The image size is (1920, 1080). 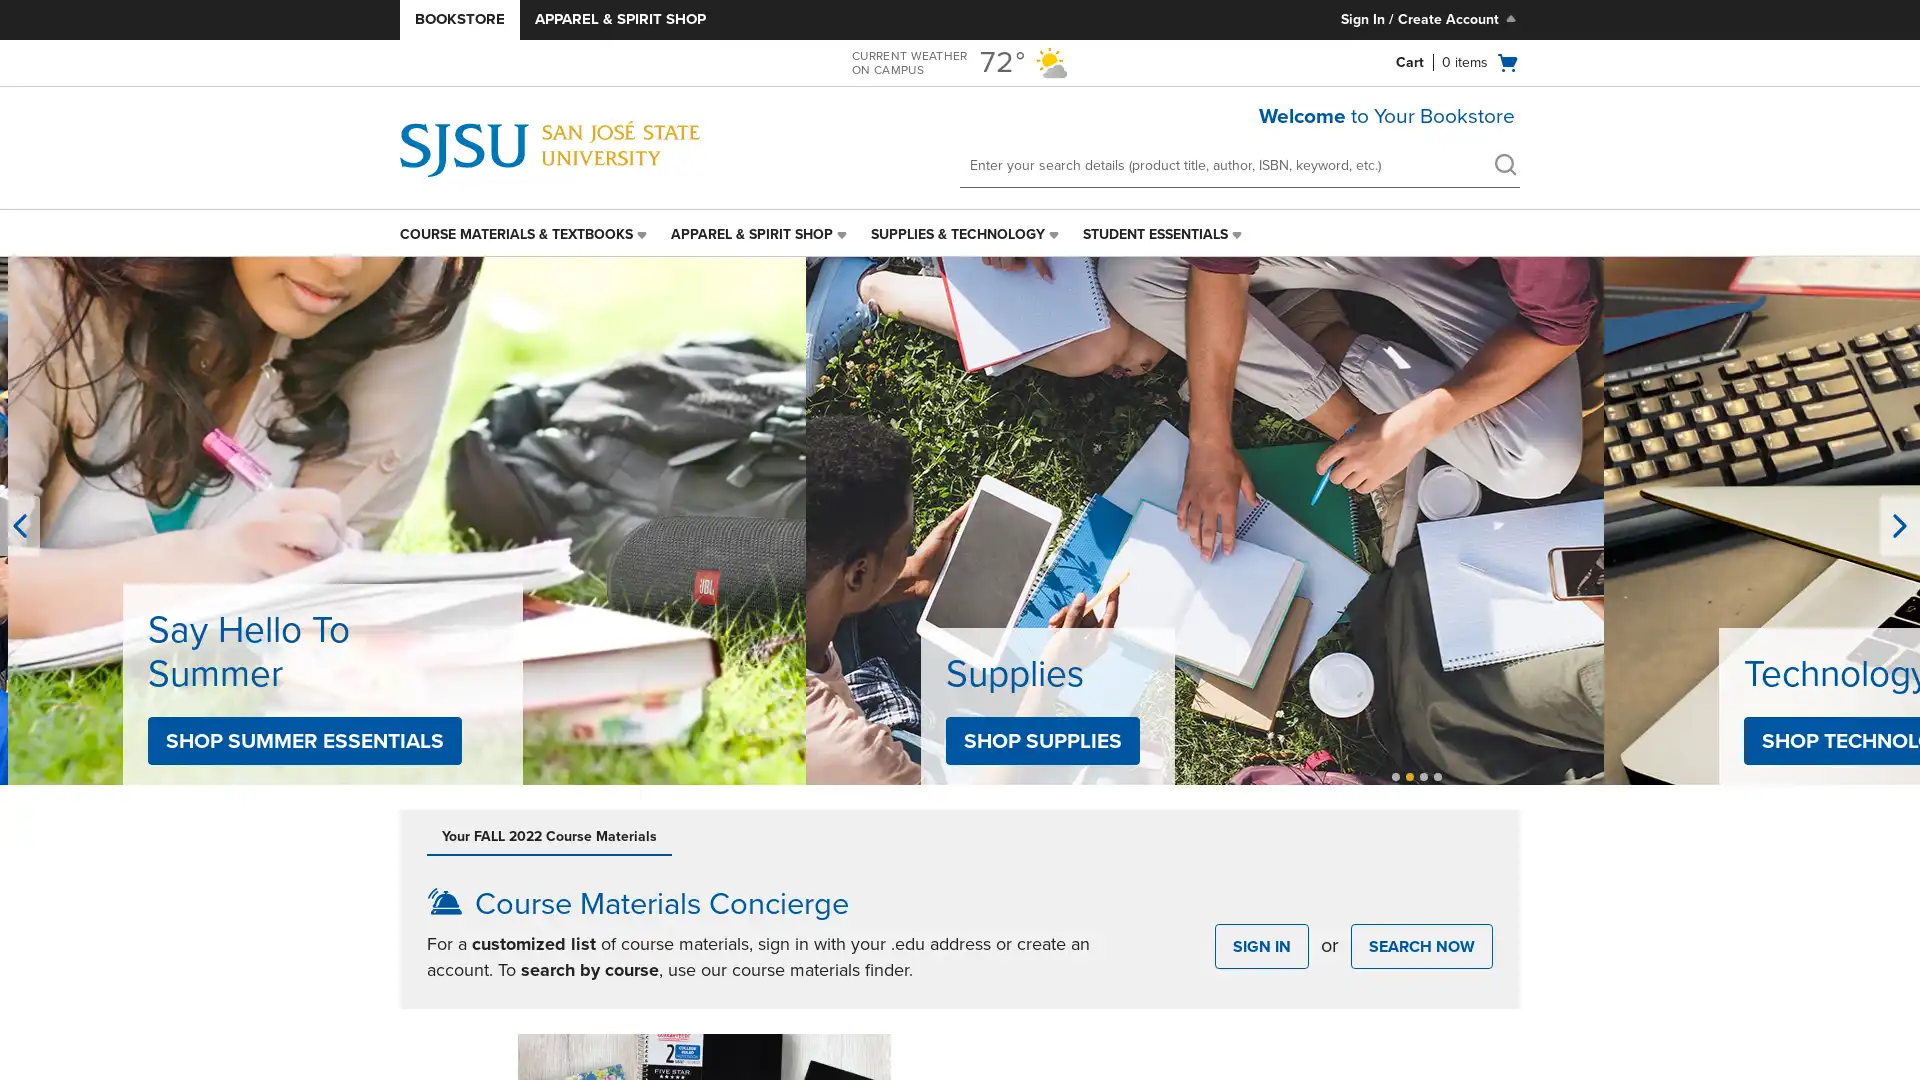 I want to click on search, so click(x=1505, y=164).